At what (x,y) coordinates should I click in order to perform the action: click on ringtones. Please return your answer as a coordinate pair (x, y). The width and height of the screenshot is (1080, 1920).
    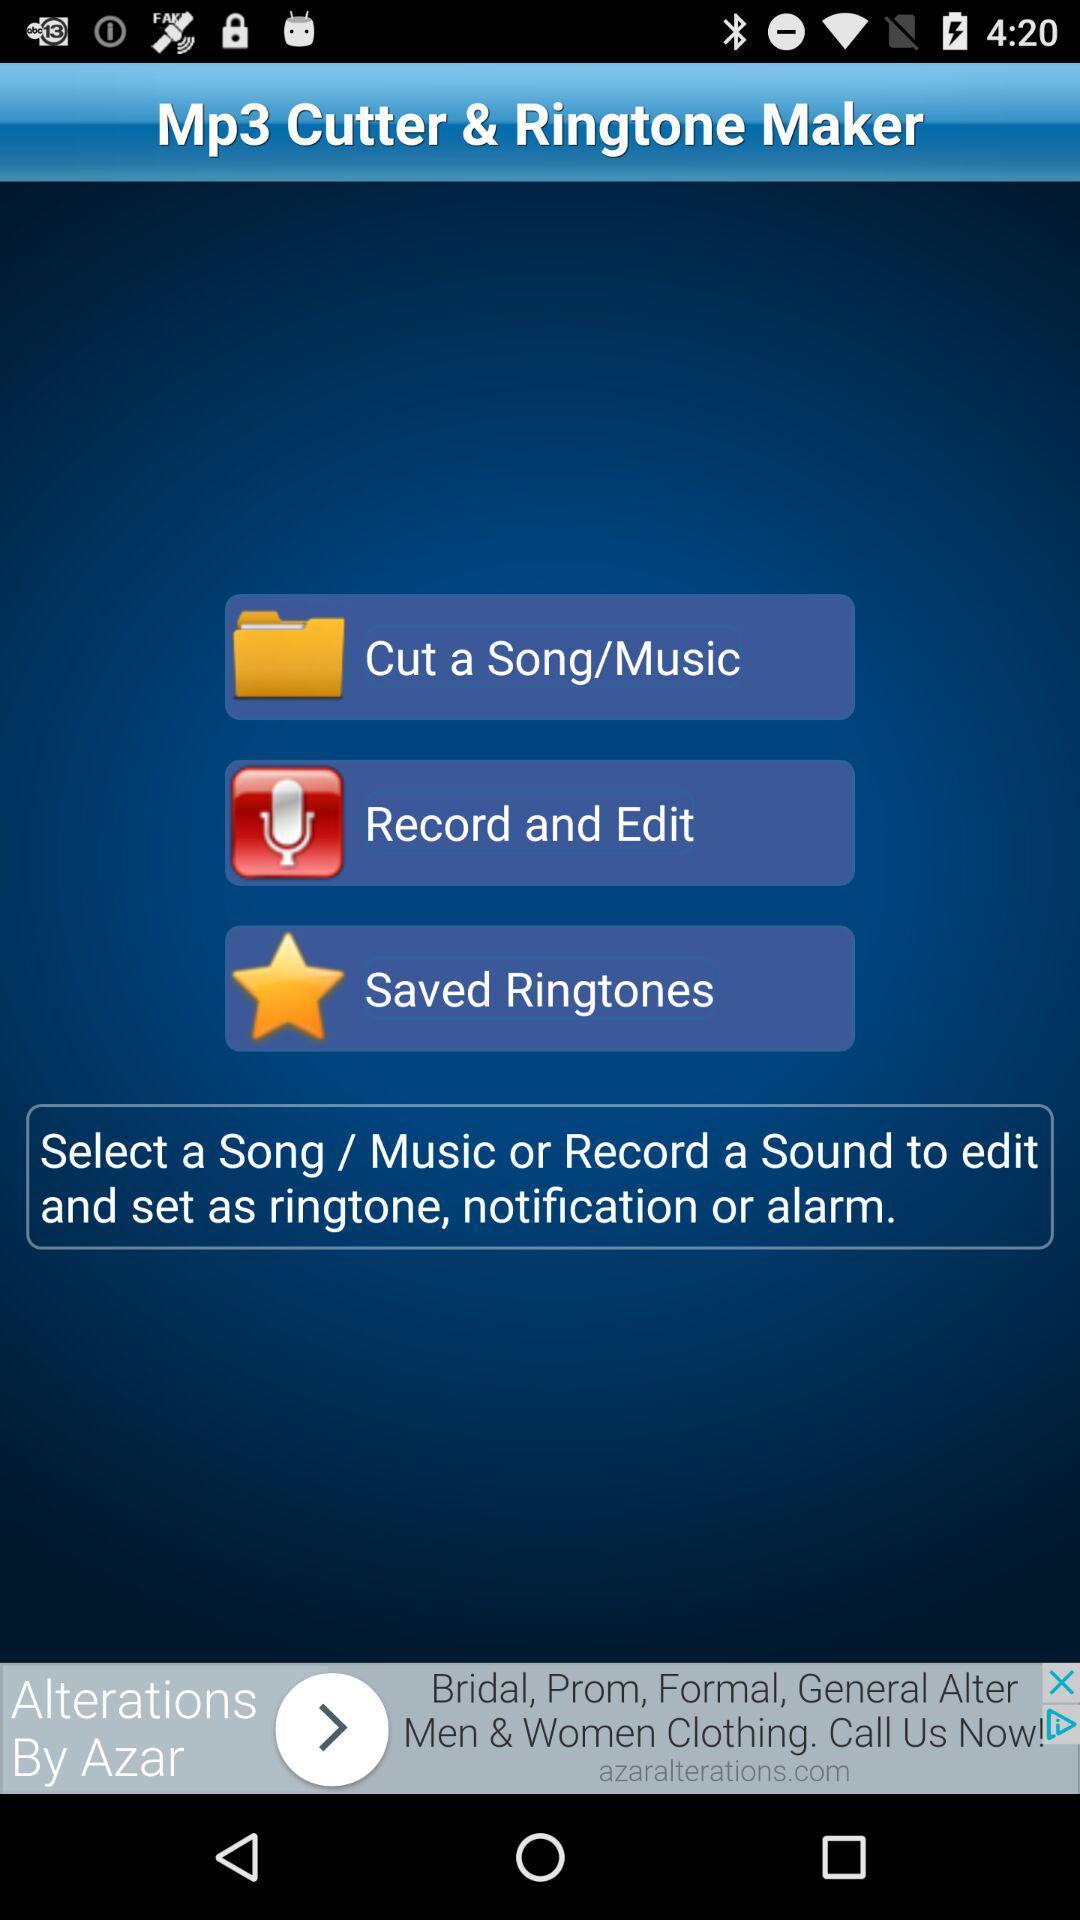
    Looking at the image, I should click on (288, 988).